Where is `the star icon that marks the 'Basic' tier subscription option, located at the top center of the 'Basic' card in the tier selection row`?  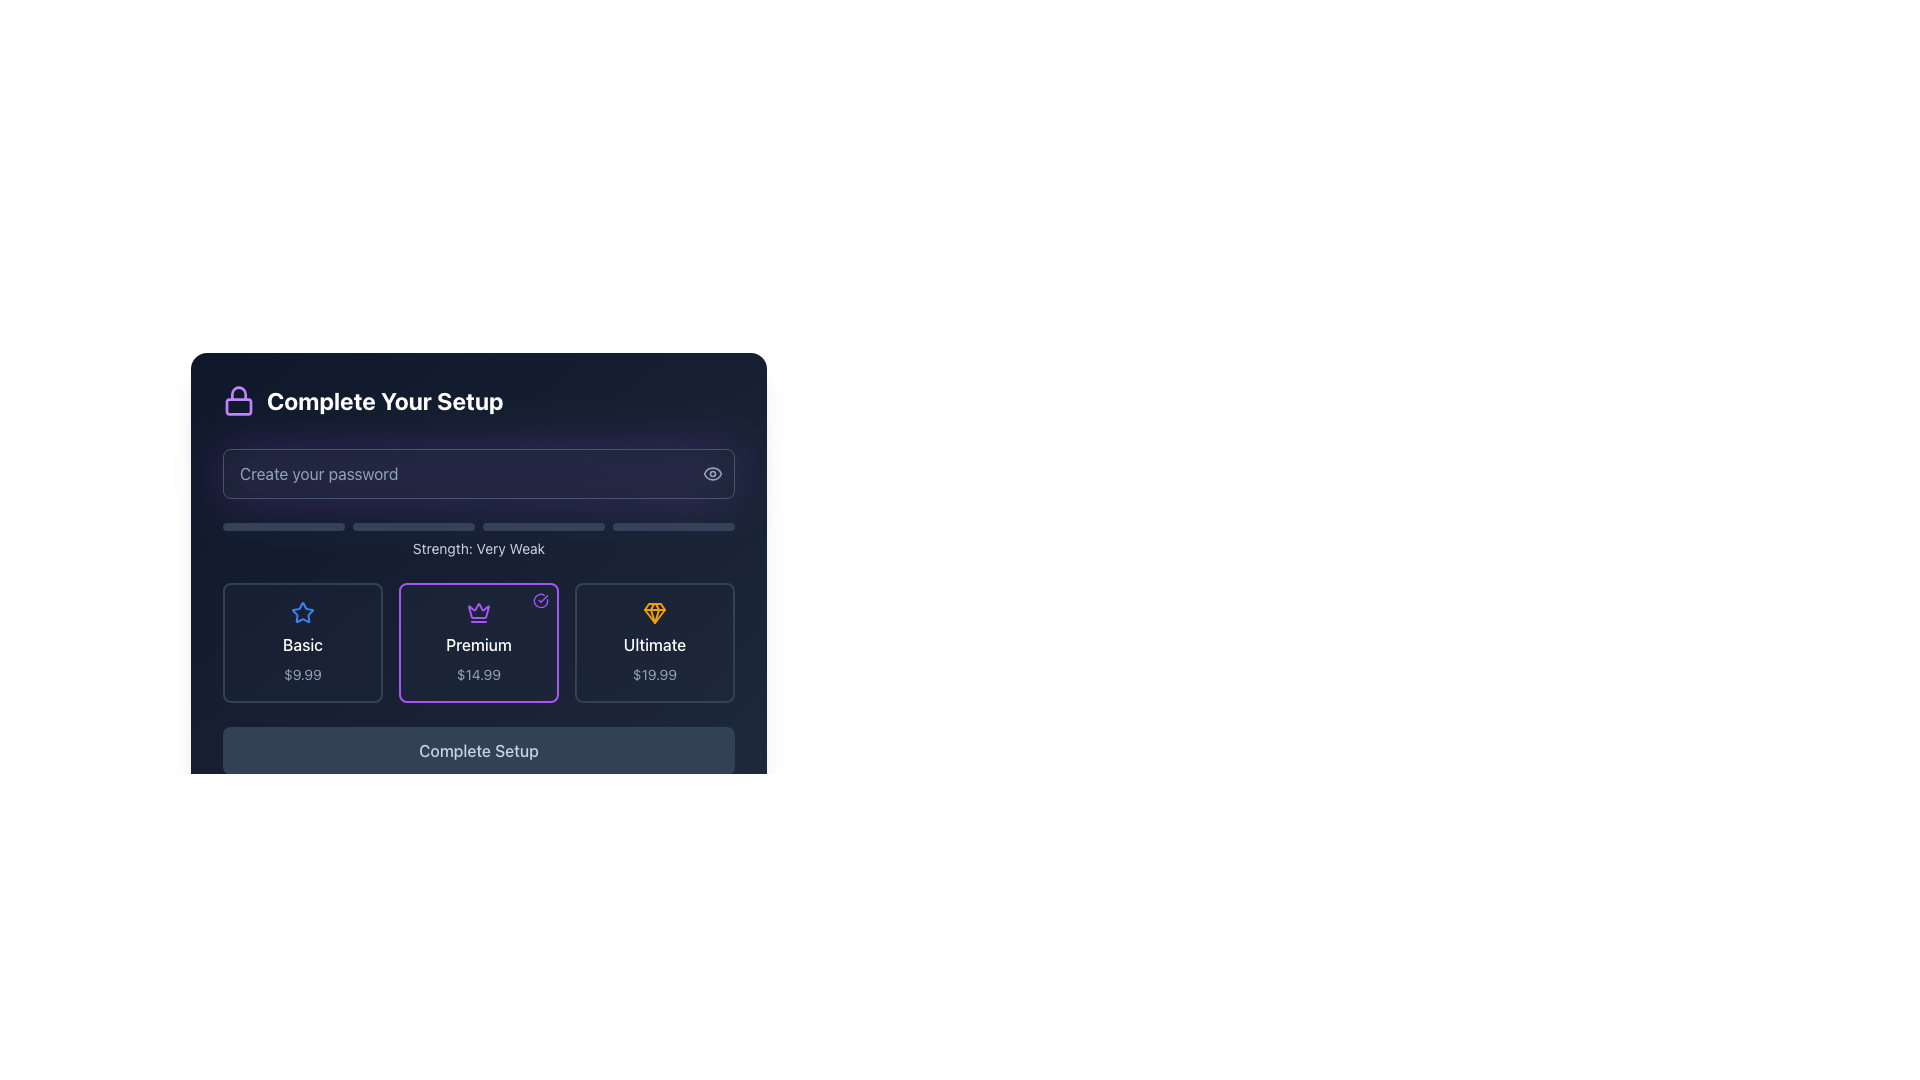 the star icon that marks the 'Basic' tier subscription option, located at the top center of the 'Basic' card in the tier selection row is located at coordinates (301, 612).